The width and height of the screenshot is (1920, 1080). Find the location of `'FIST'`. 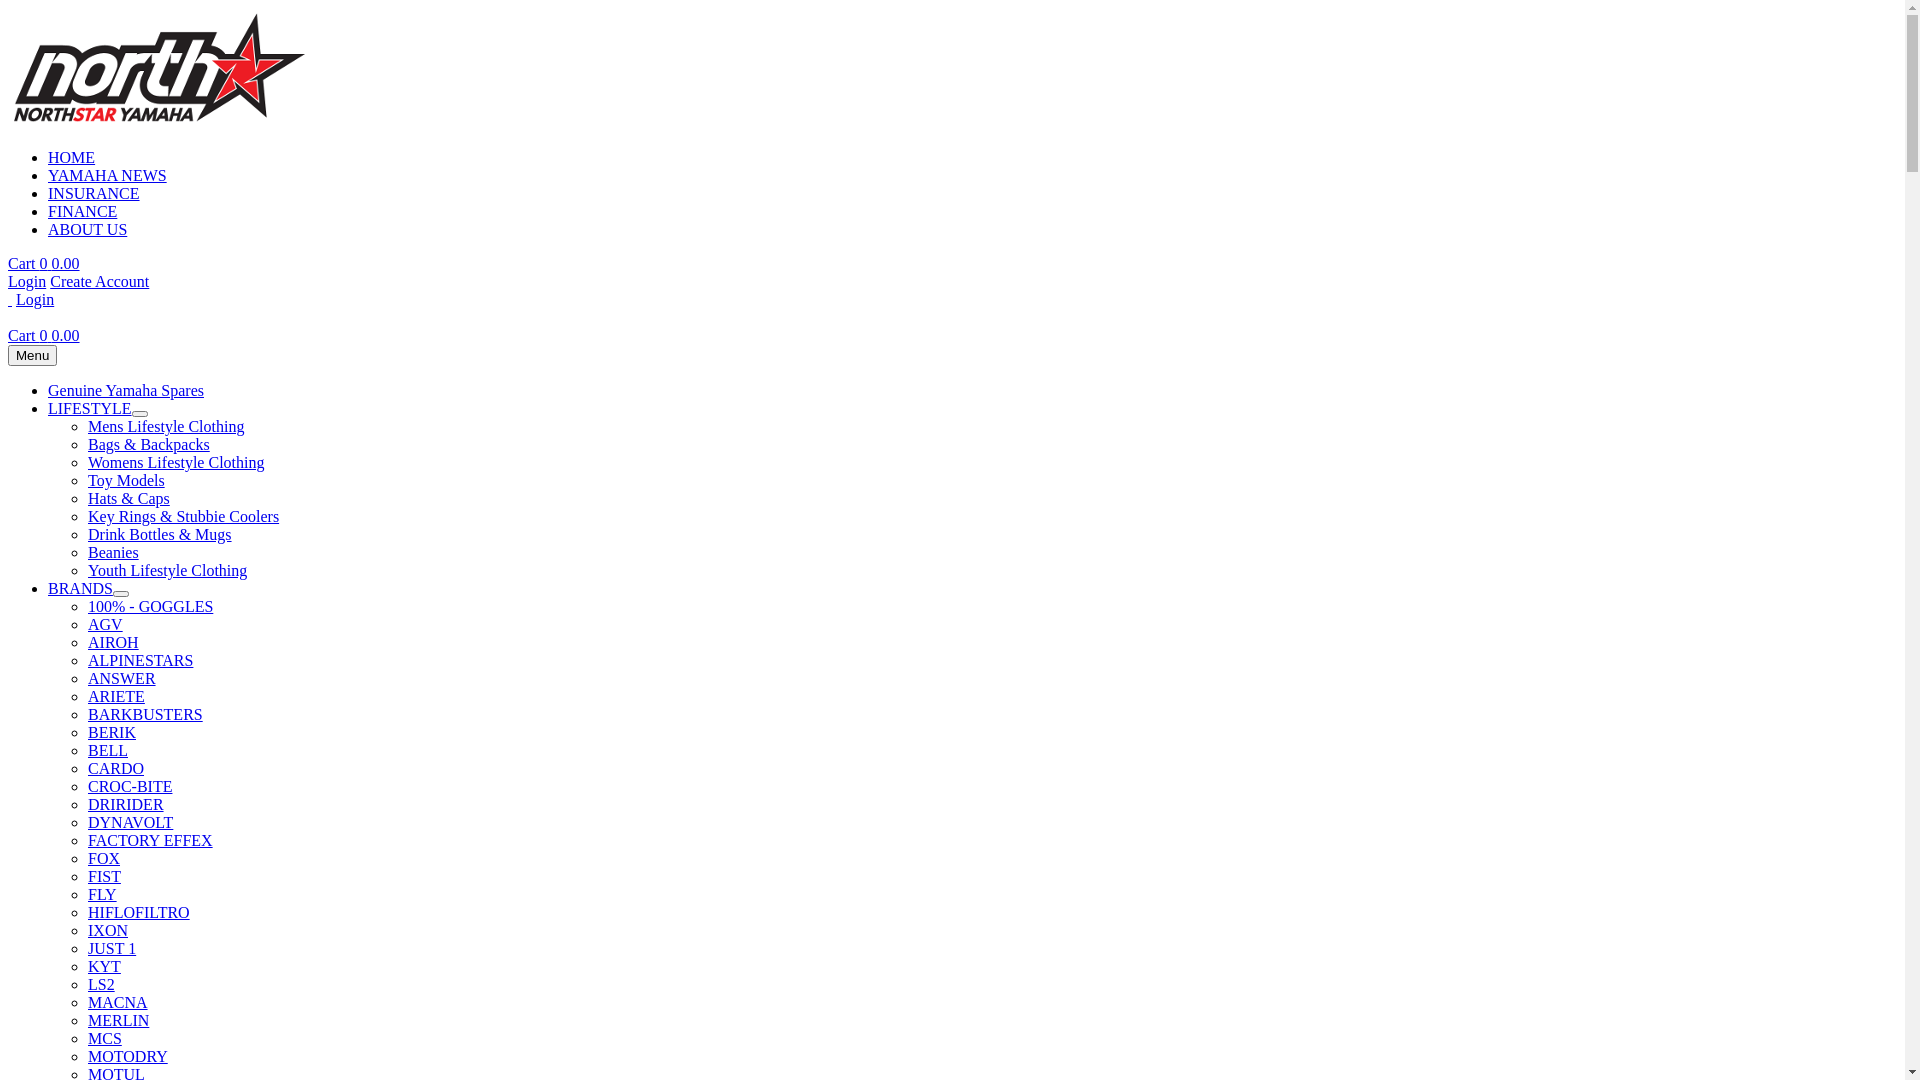

'FIST' is located at coordinates (86, 875).